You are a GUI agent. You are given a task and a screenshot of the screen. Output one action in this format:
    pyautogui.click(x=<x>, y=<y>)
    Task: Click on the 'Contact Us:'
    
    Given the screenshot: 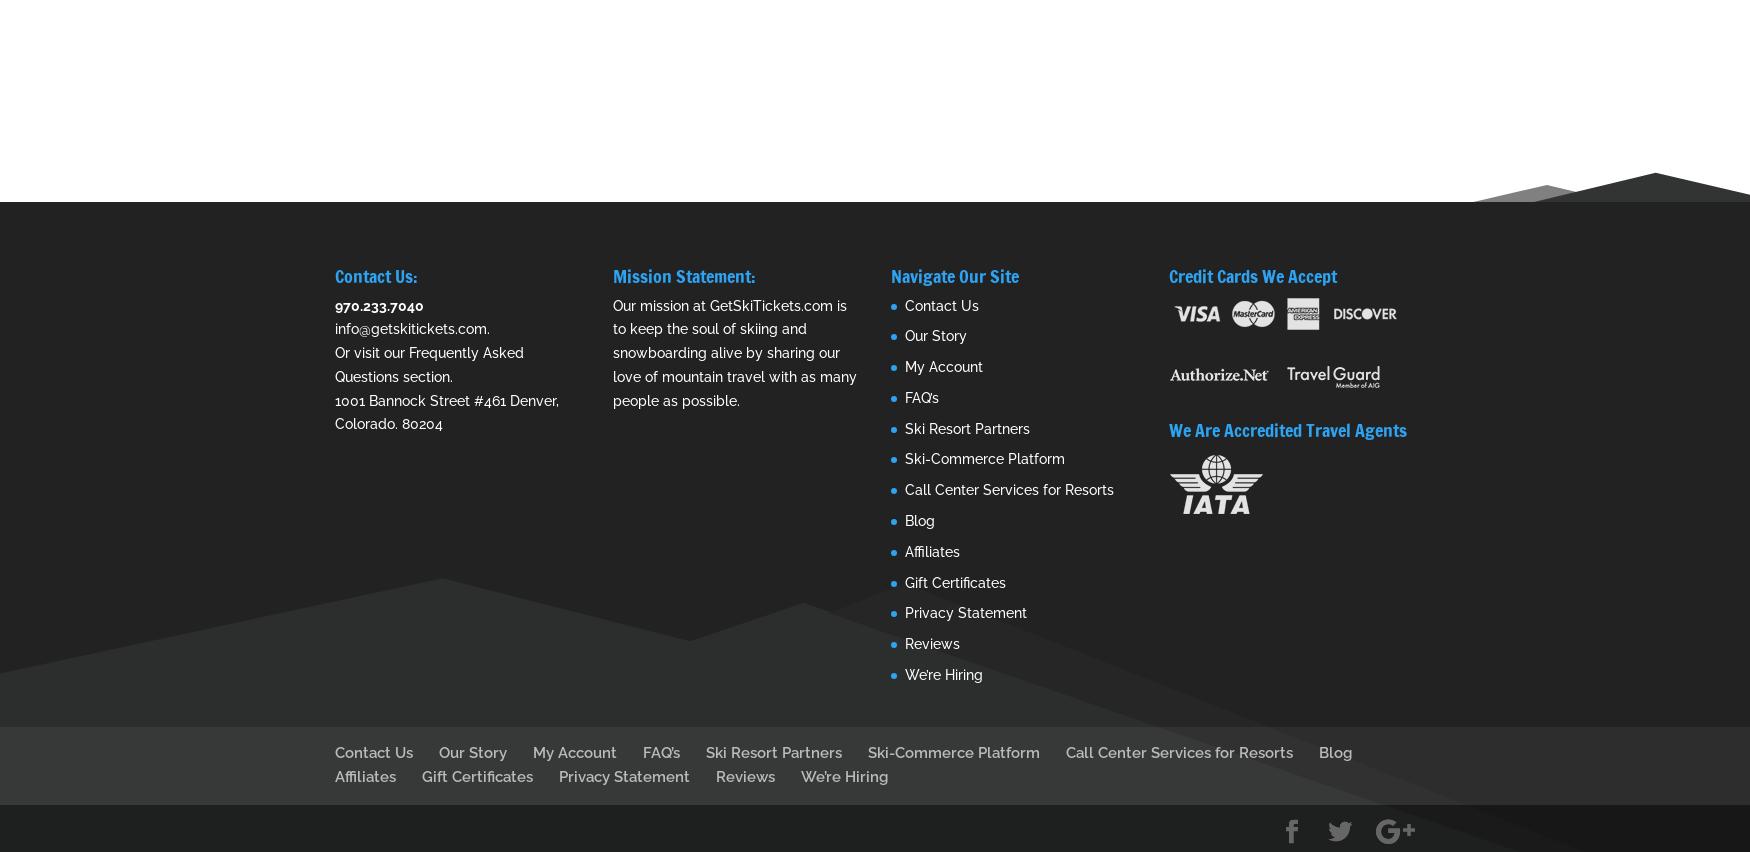 What is the action you would take?
    pyautogui.click(x=375, y=275)
    